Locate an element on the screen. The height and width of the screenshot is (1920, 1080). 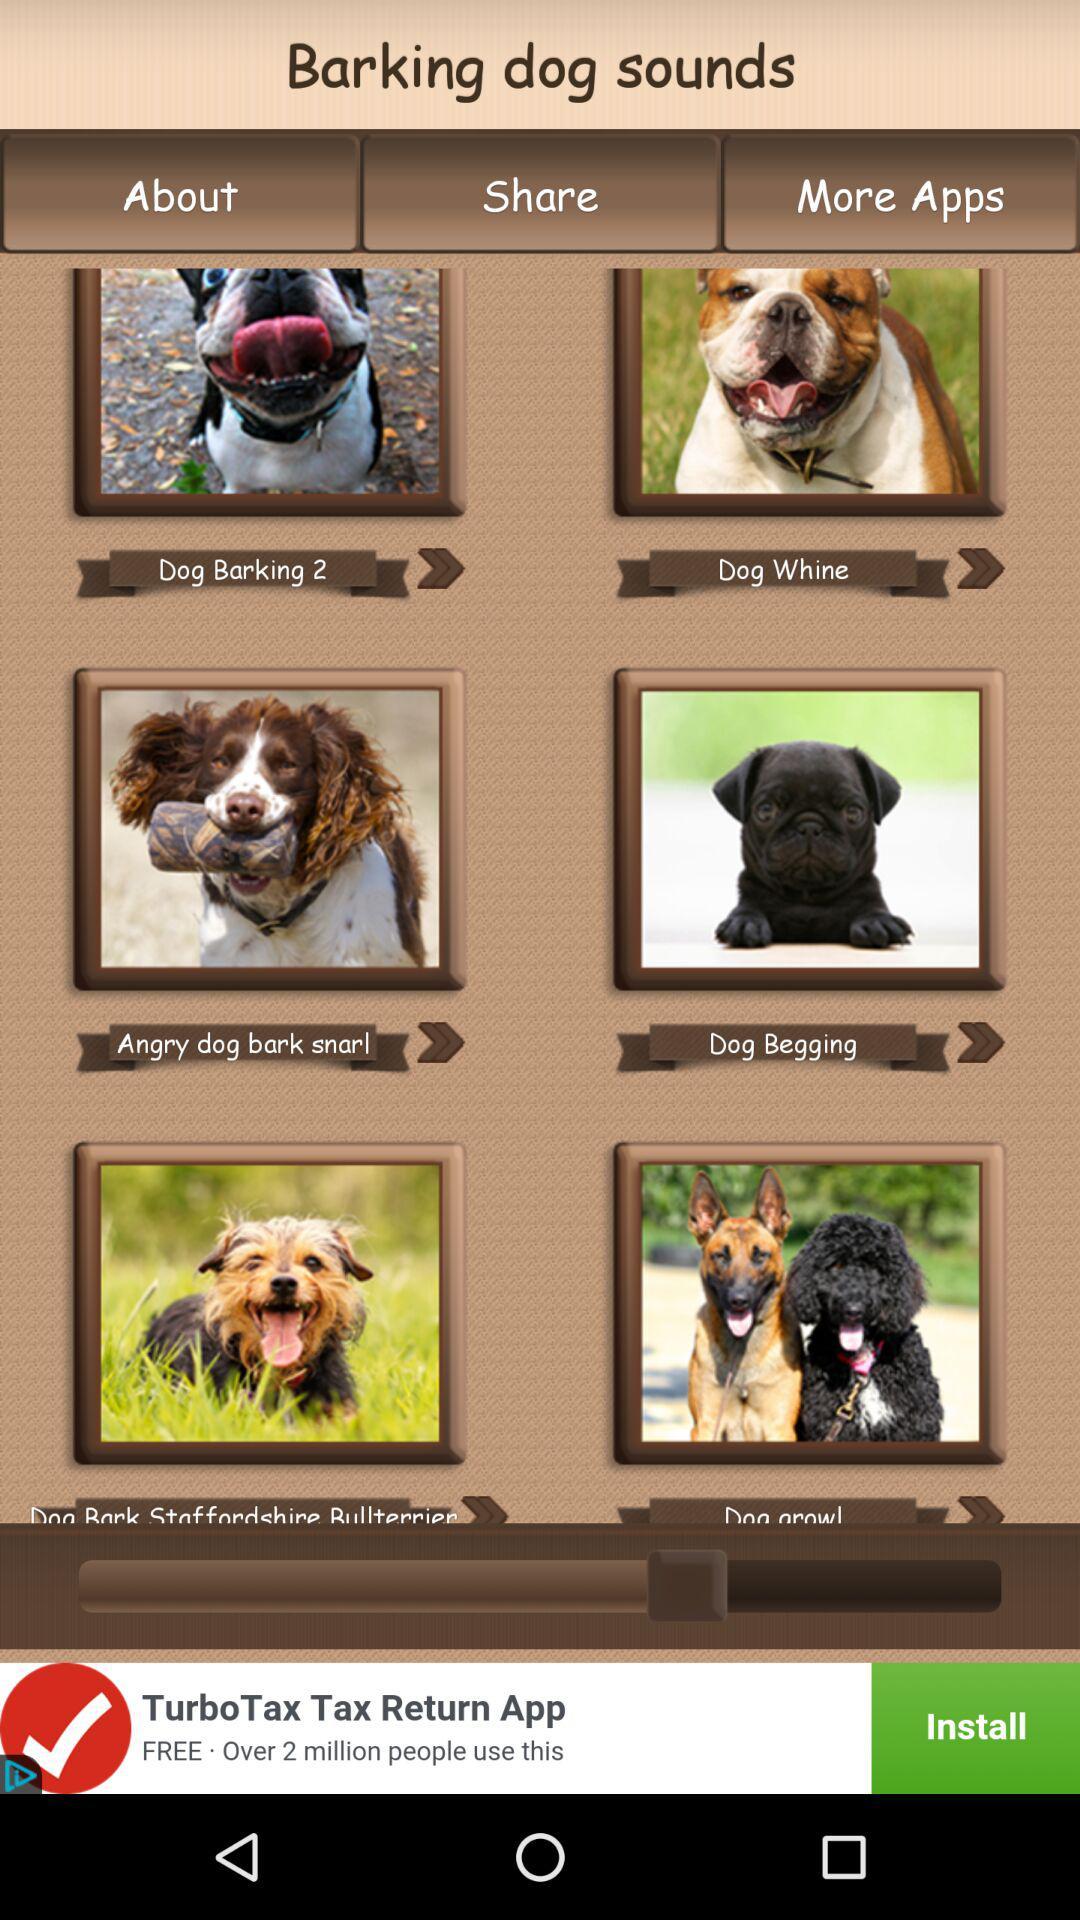
button to the right of the about is located at coordinates (540, 194).